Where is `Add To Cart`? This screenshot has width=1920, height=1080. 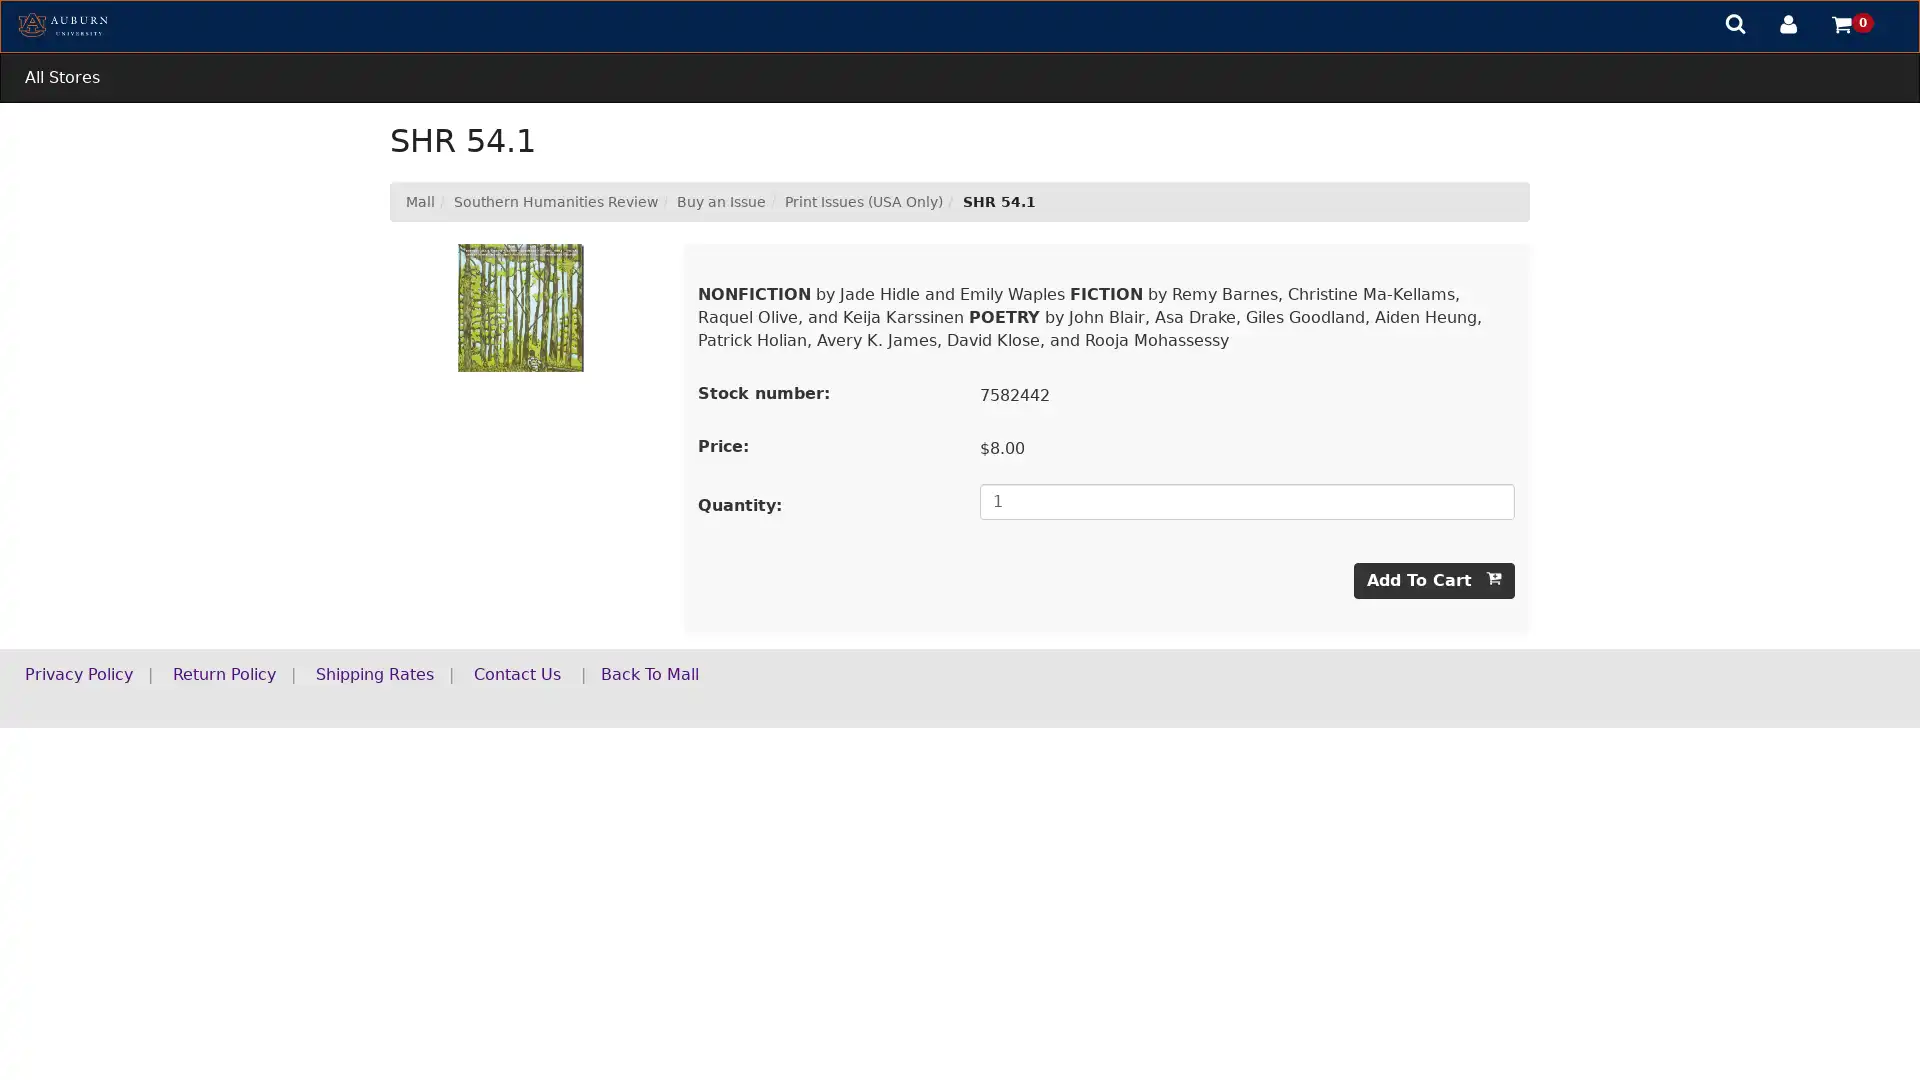
Add To Cart is located at coordinates (1433, 580).